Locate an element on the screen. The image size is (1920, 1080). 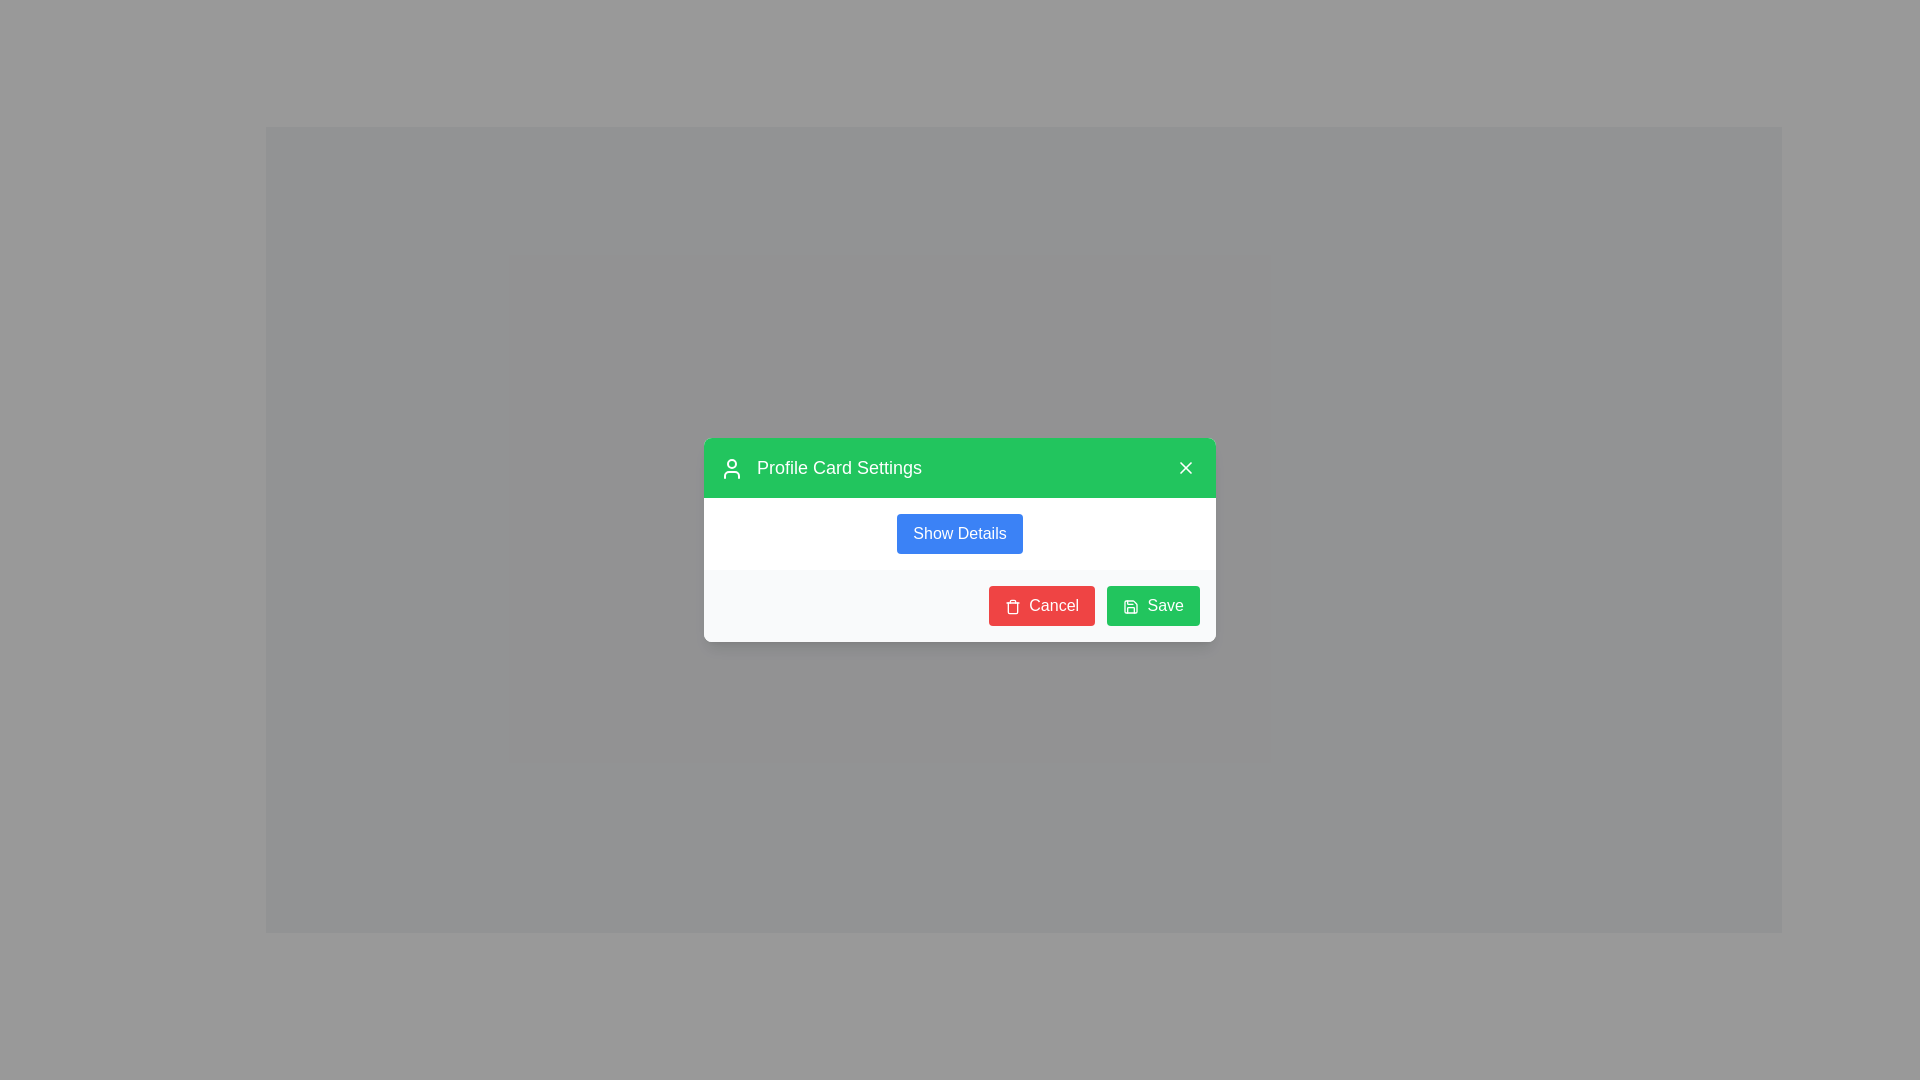
the 'Show Details' button, which is a rectangular button with a blue background and white text, located centrally in the middle section of the modal dialog is located at coordinates (960, 540).